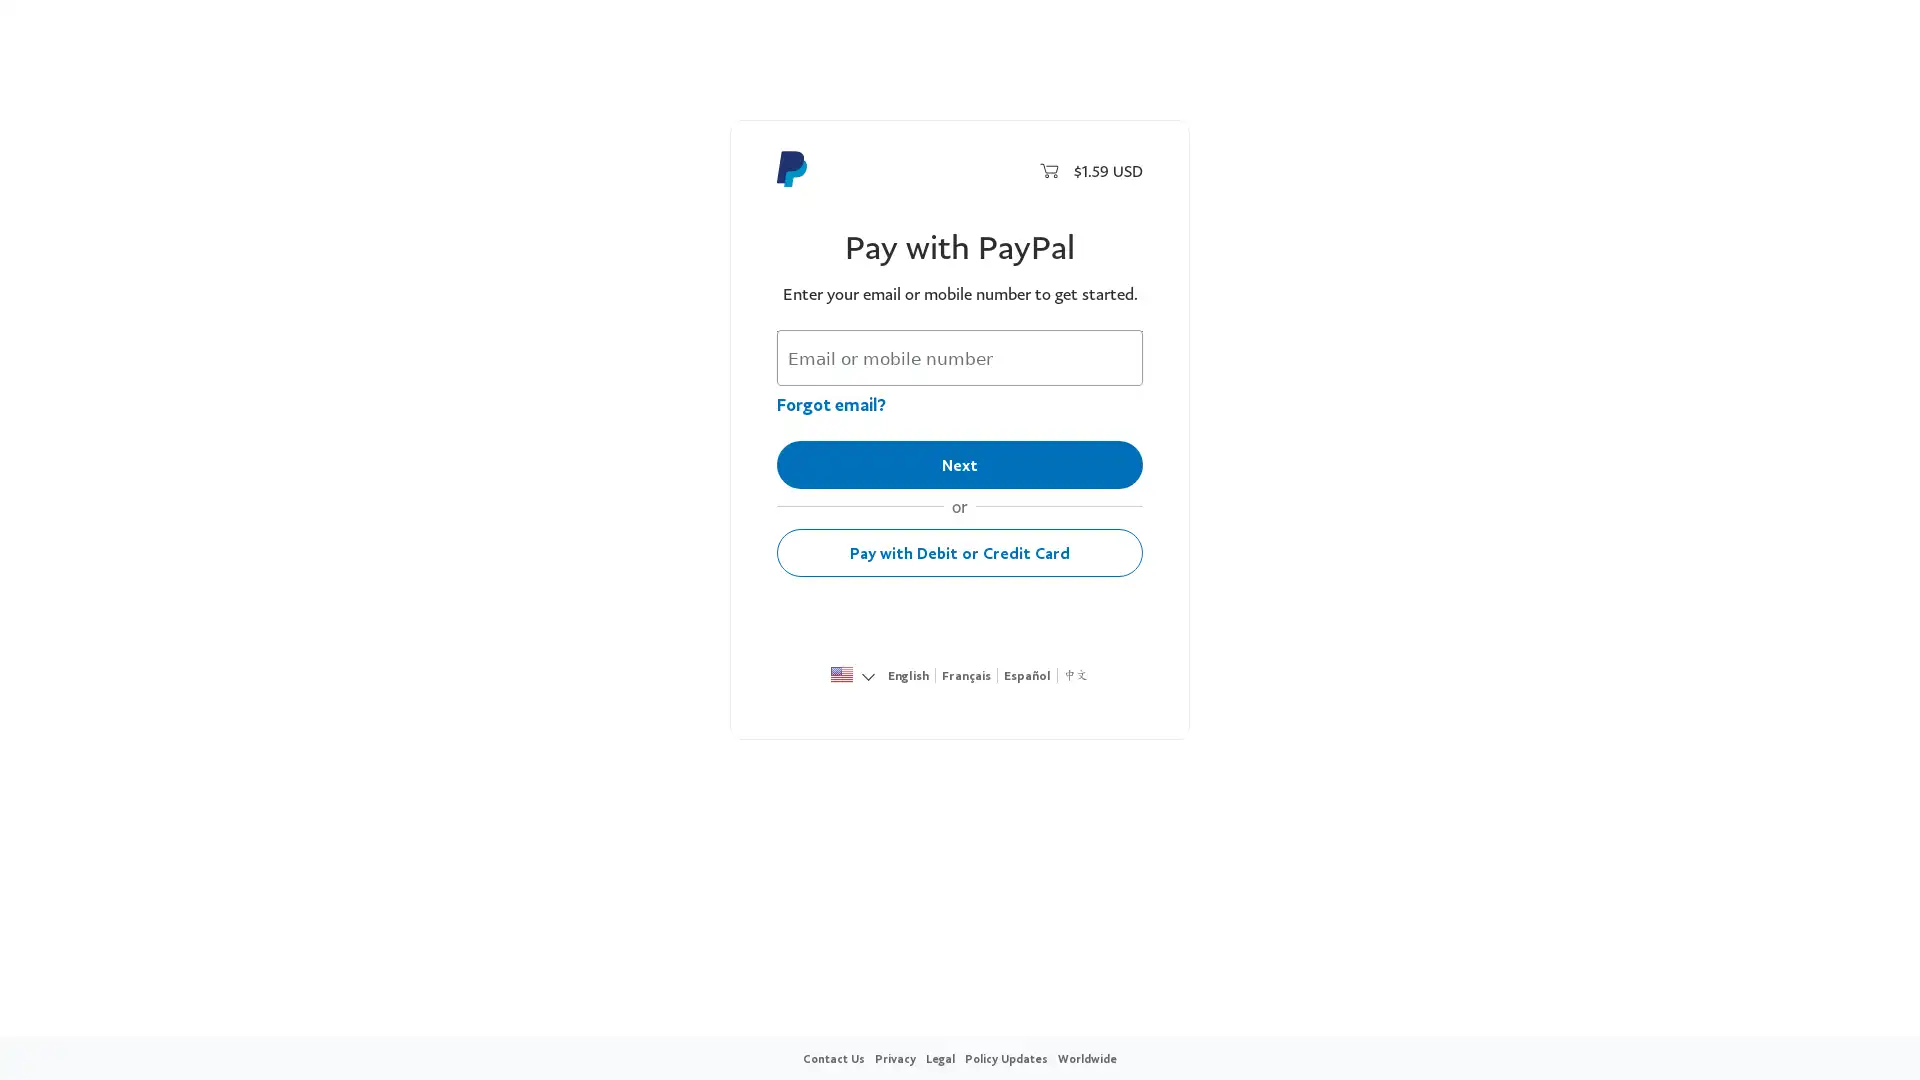 The width and height of the screenshot is (1920, 1080). Describe the element at coordinates (960, 465) in the screenshot. I see `Next` at that location.